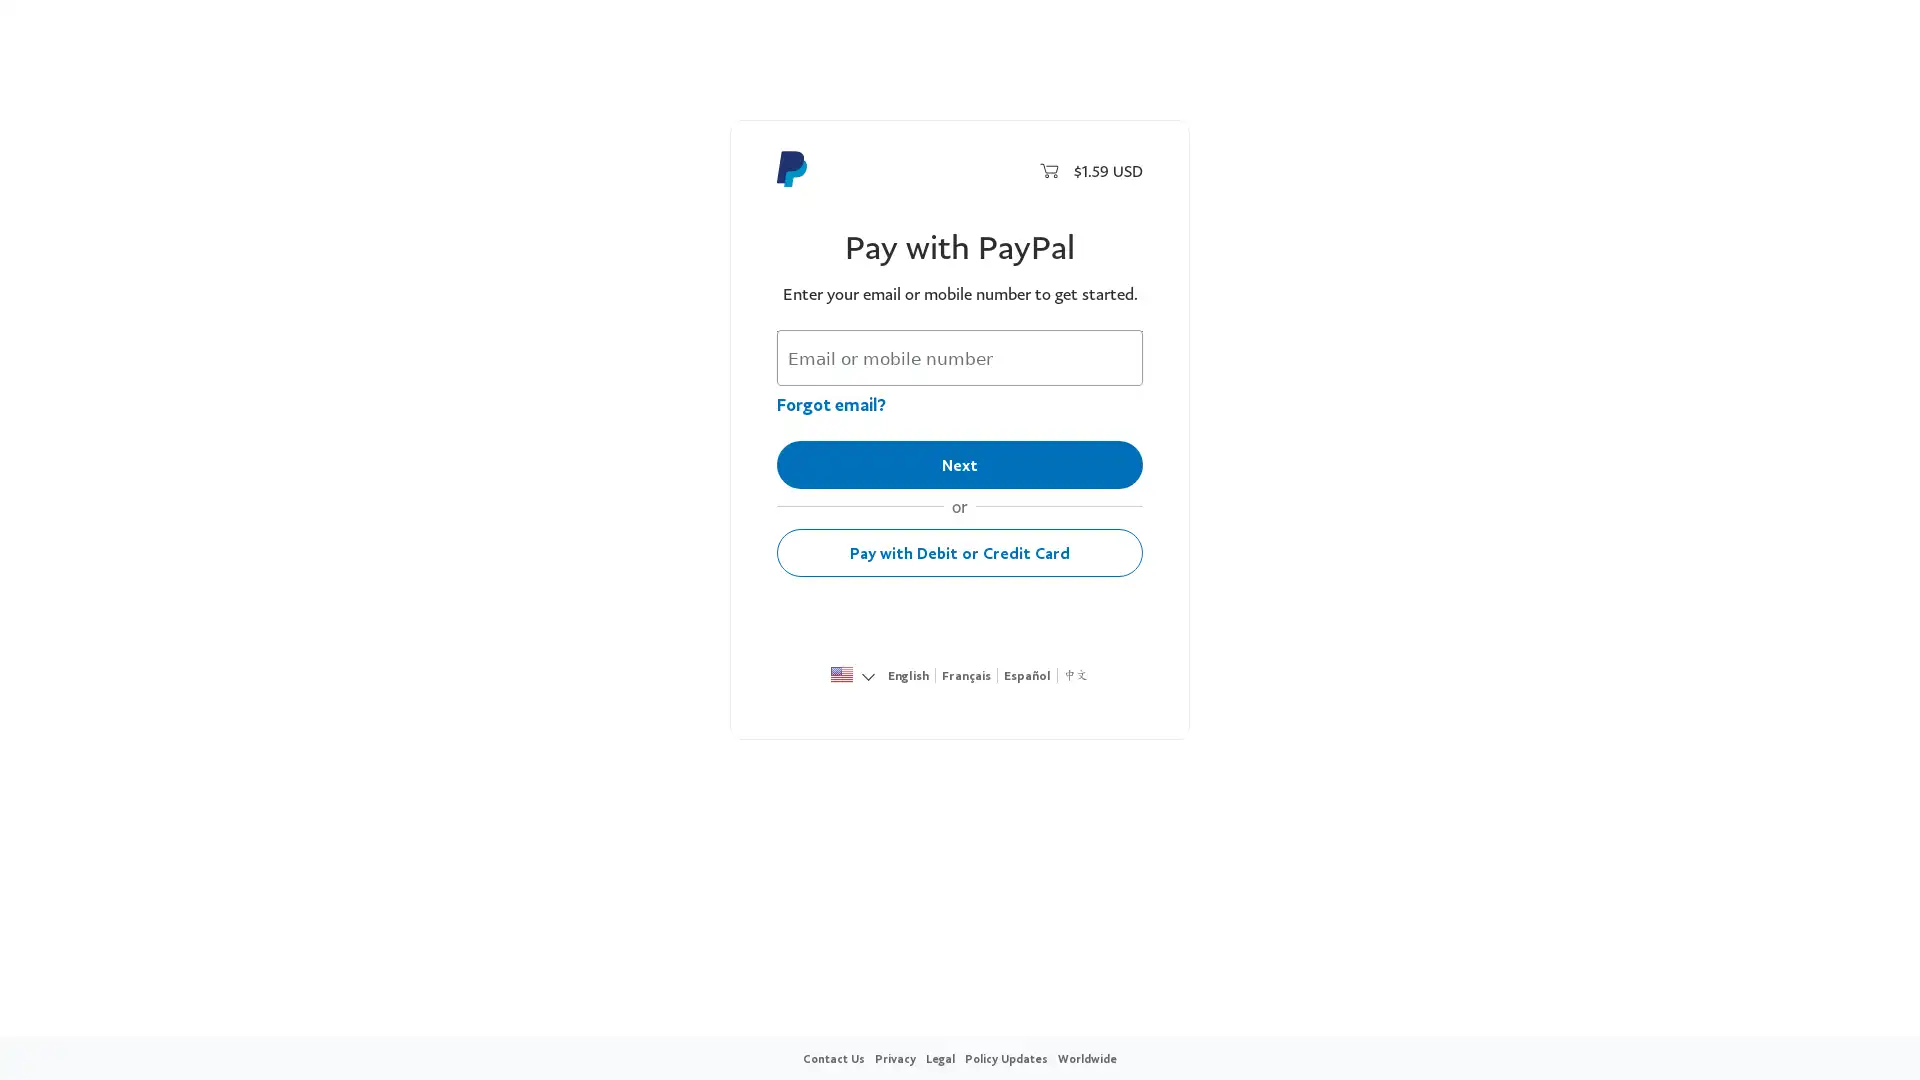 The width and height of the screenshot is (1920, 1080). Describe the element at coordinates (960, 465) in the screenshot. I see `Next` at that location.